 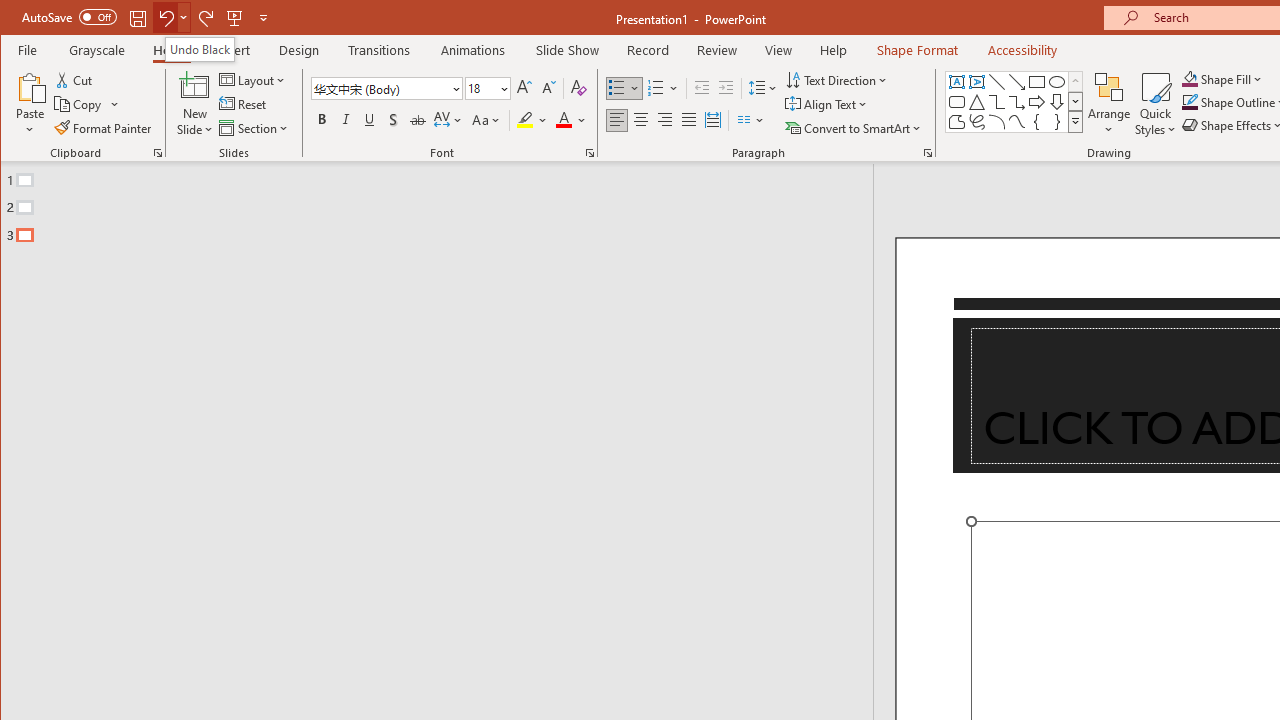 What do you see at coordinates (1056, 122) in the screenshot?
I see `'Right Brace'` at bounding box center [1056, 122].